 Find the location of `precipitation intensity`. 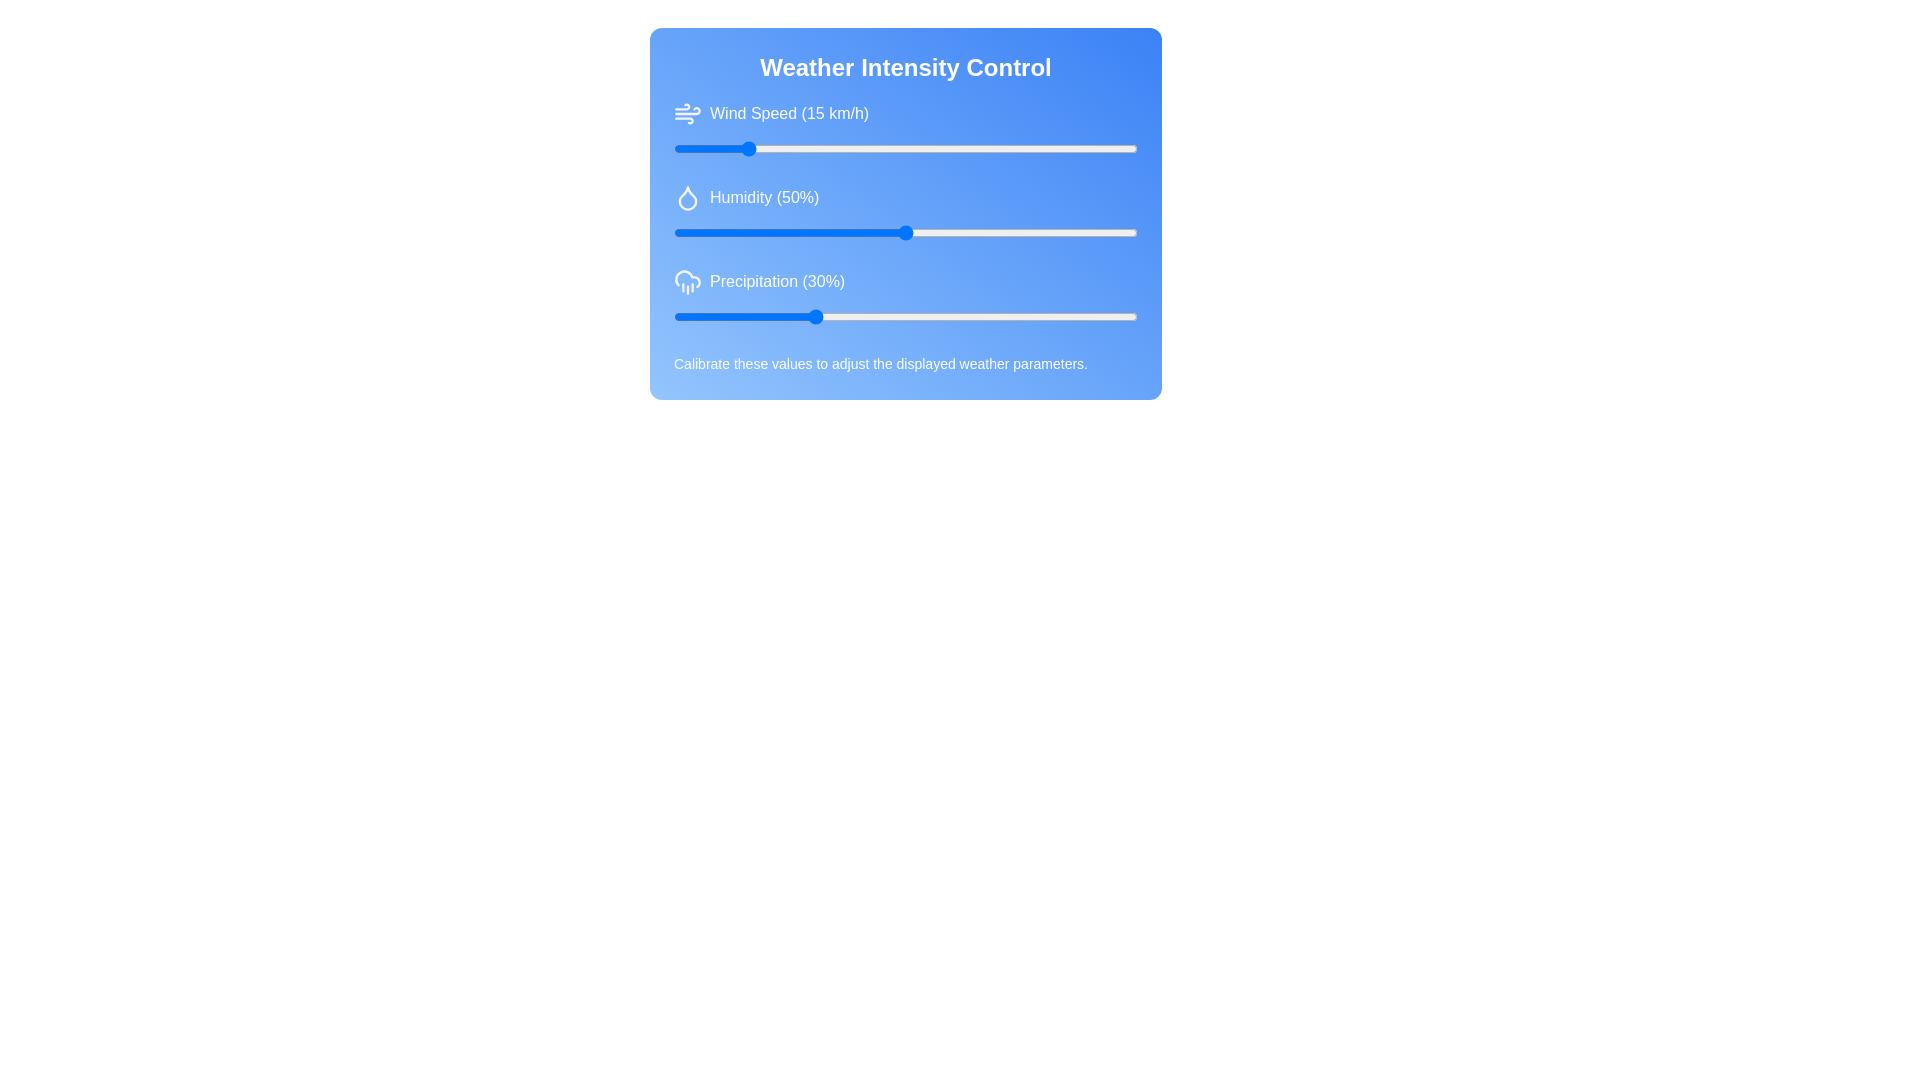

precipitation intensity is located at coordinates (850, 315).